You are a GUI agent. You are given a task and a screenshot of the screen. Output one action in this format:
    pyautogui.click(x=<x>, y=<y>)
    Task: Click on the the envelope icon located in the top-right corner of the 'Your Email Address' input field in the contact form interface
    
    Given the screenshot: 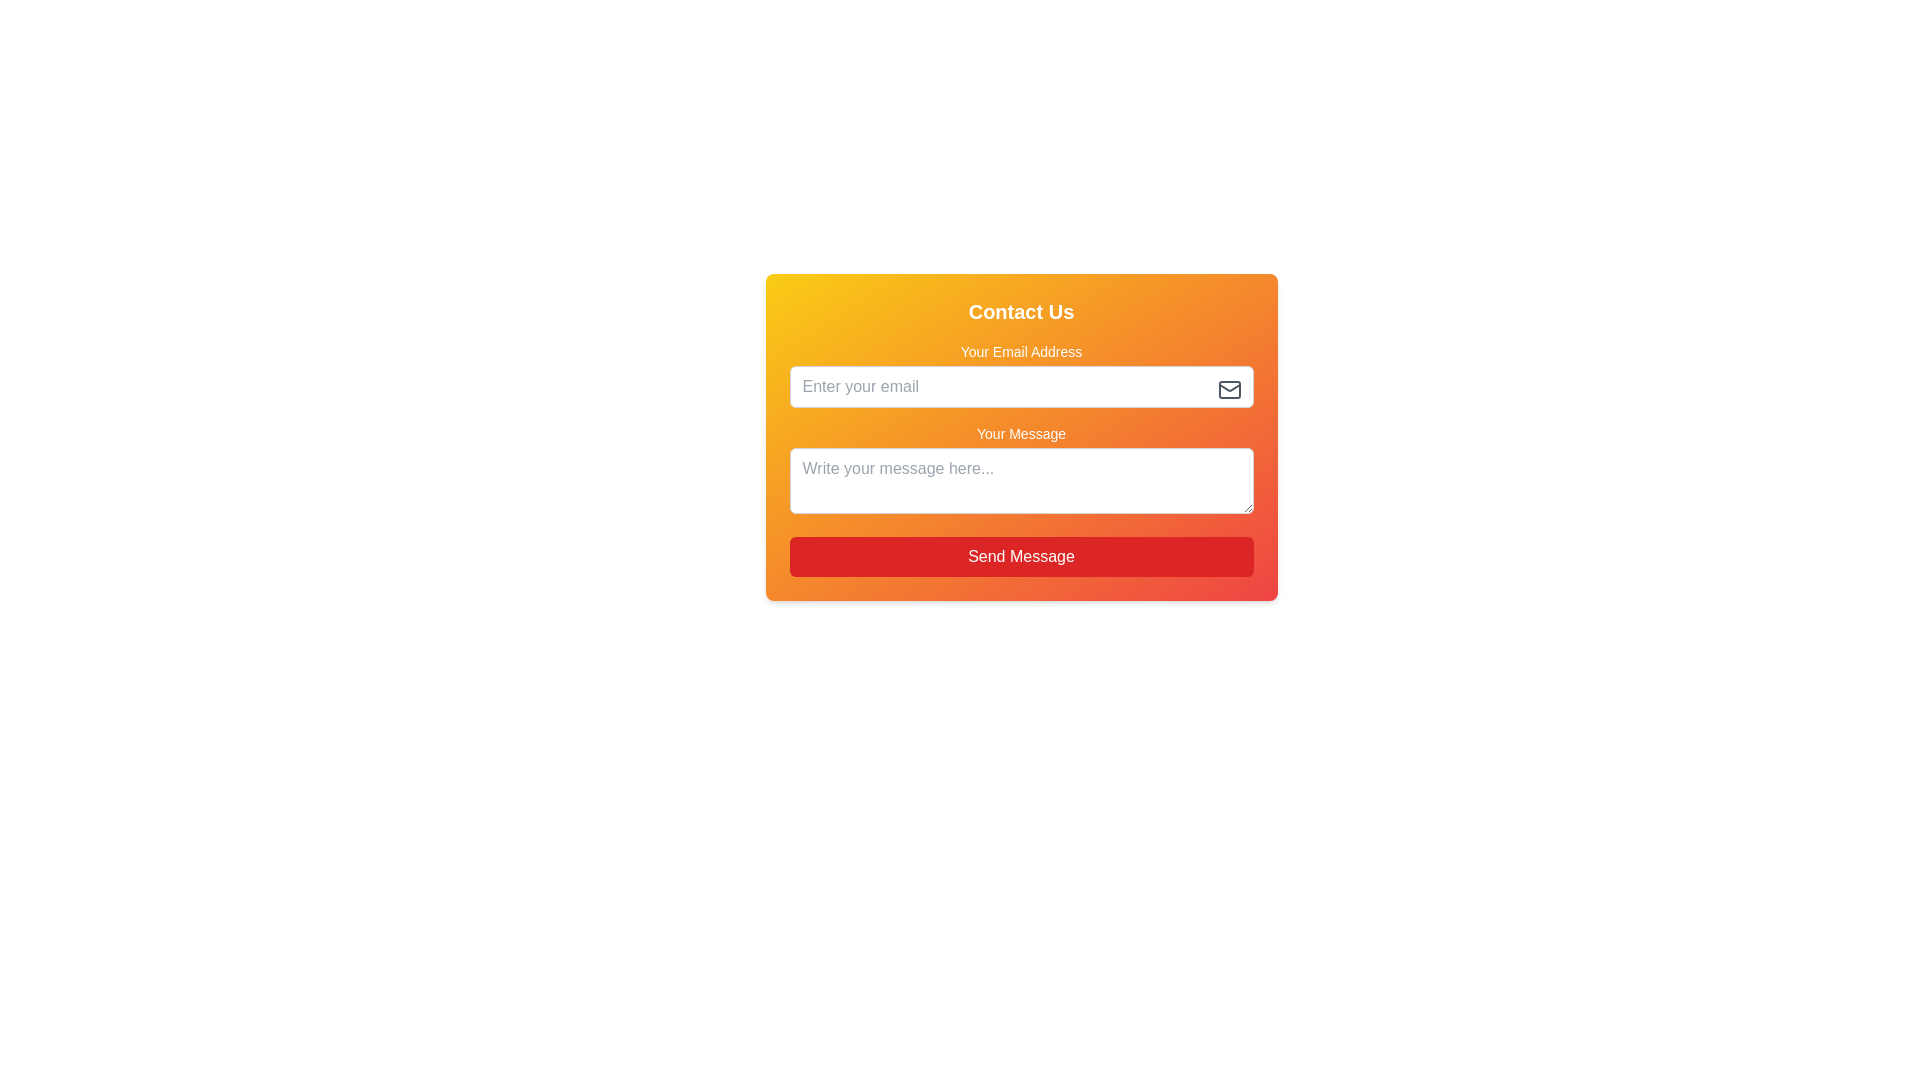 What is the action you would take?
    pyautogui.click(x=1228, y=389)
    